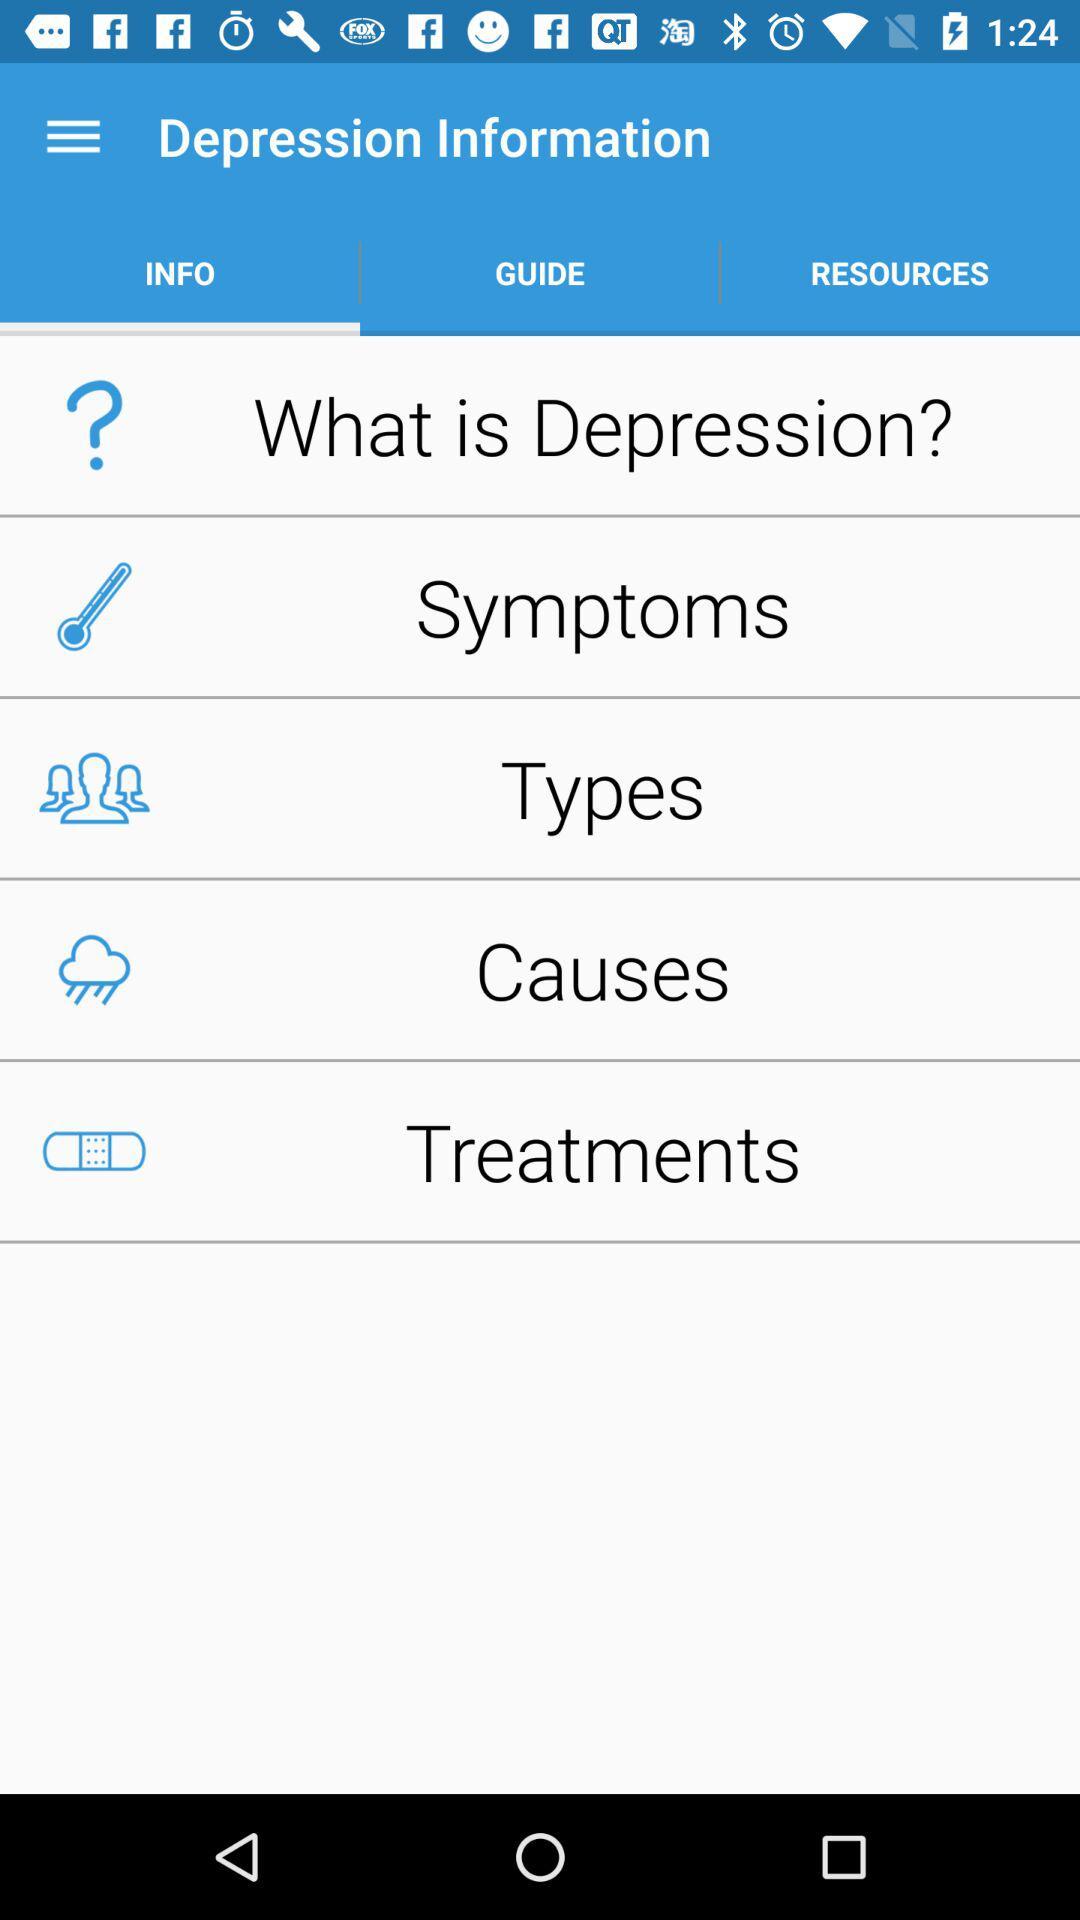 The width and height of the screenshot is (1080, 1920). I want to click on icon next to the depression information icon, so click(72, 135).